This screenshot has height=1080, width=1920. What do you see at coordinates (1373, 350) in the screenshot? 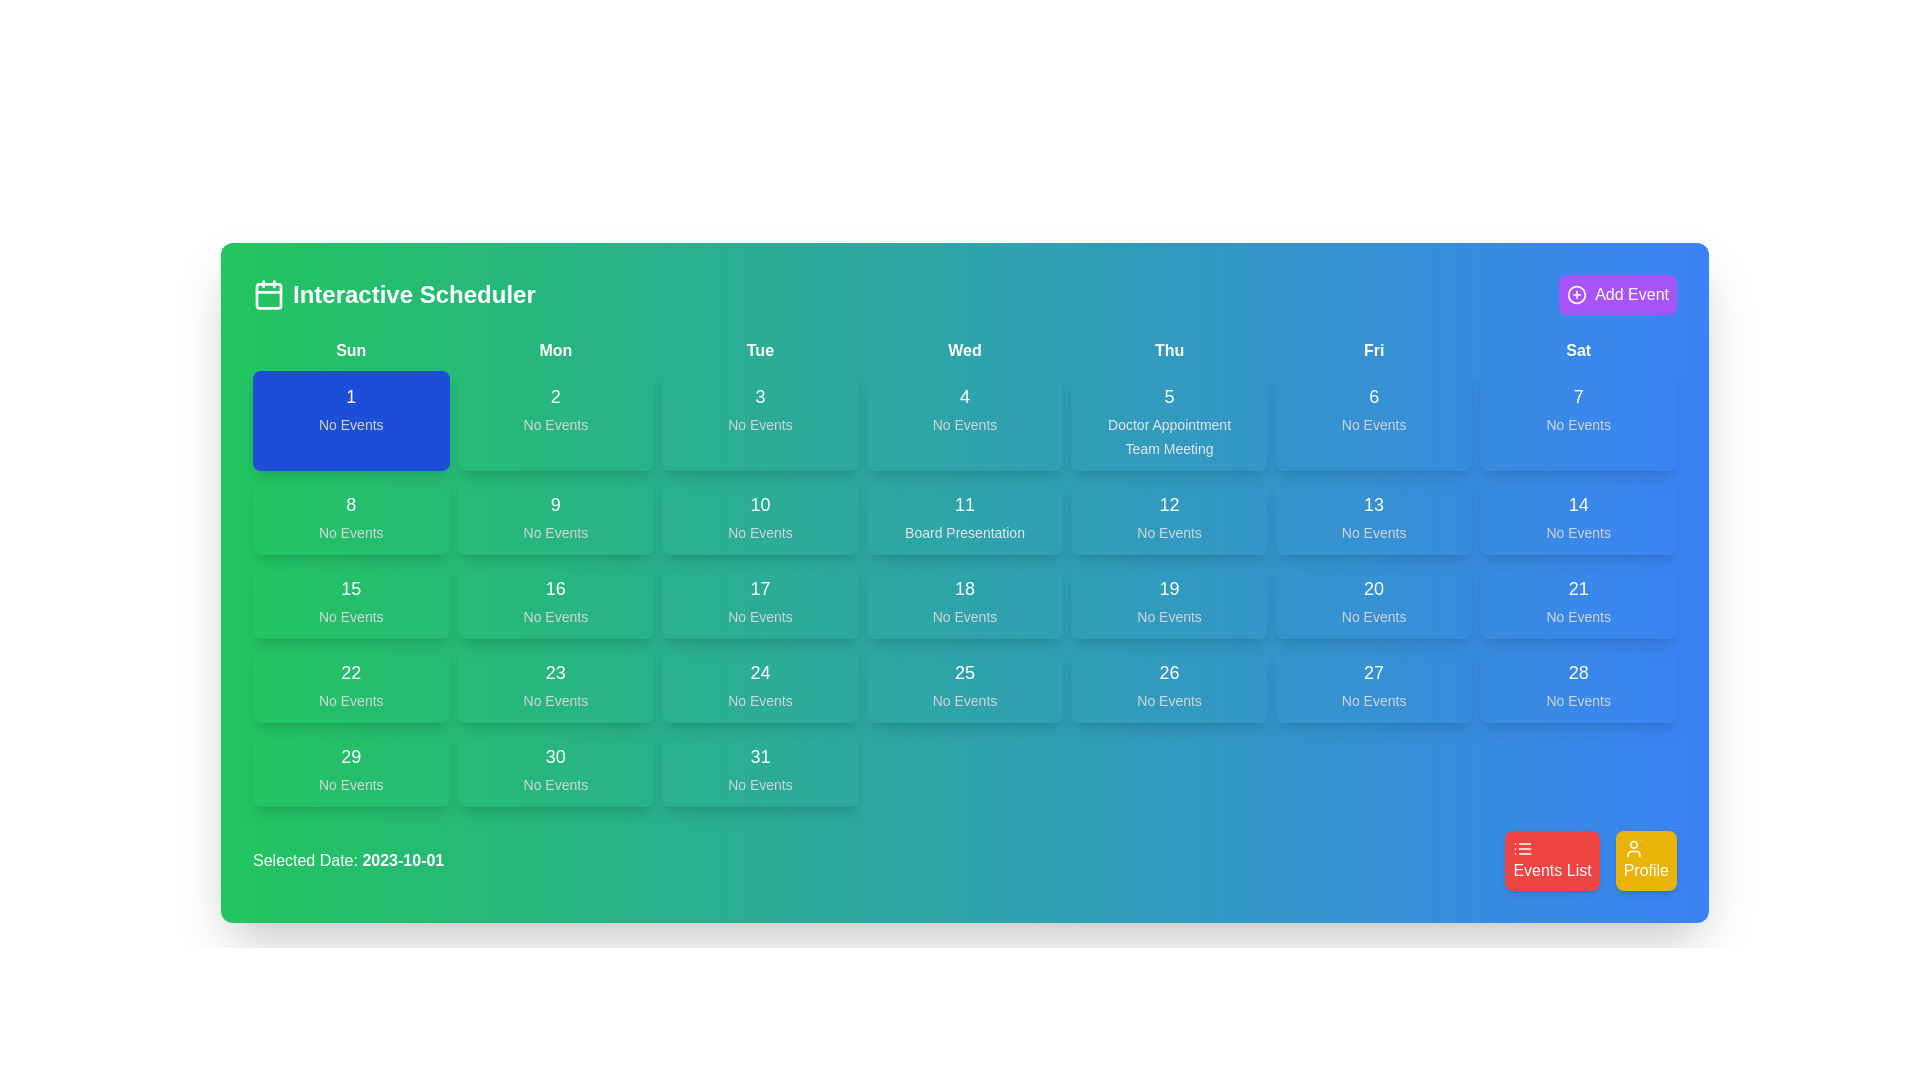
I see `the text label displaying 'Fri' in bold font, which is the sixth element in a grid of weekday labels, positioned between 'Thu' and 'Sat'` at bounding box center [1373, 350].